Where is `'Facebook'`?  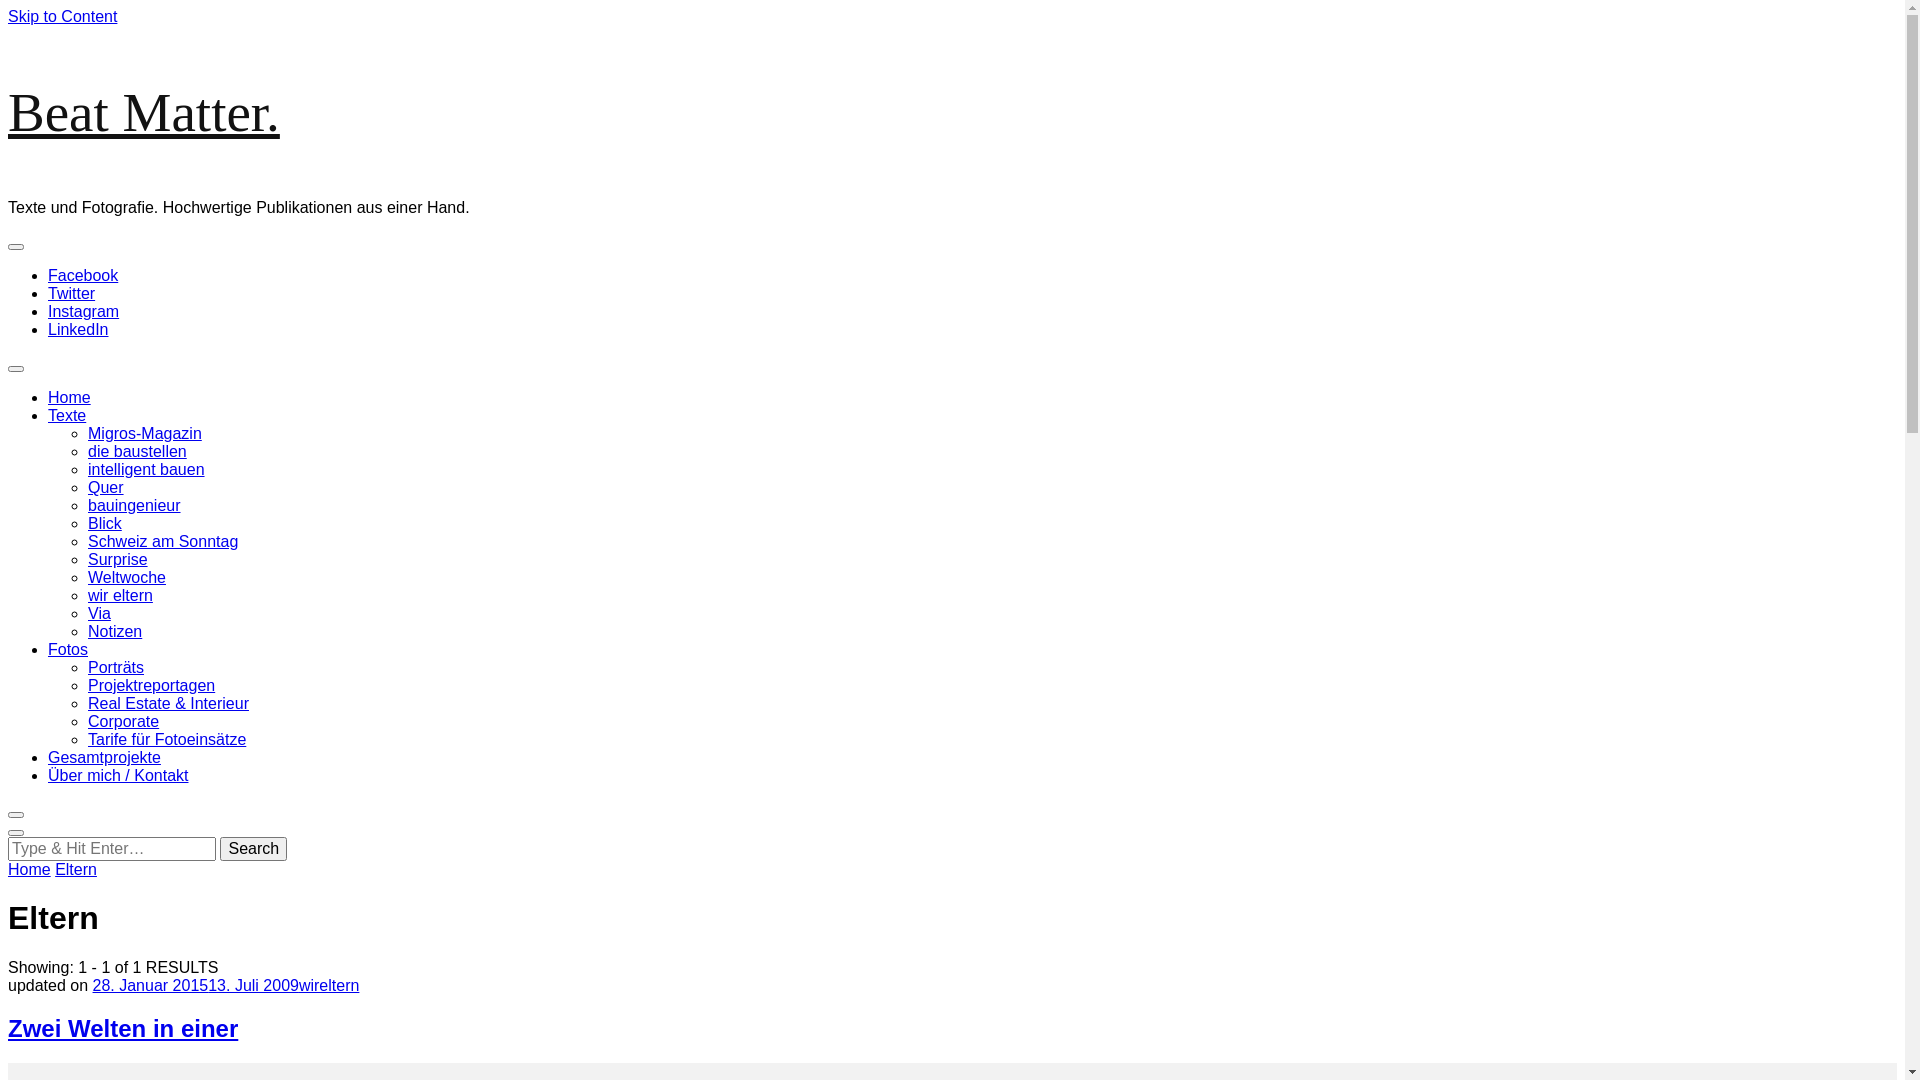
'Facebook' is located at coordinates (81, 275).